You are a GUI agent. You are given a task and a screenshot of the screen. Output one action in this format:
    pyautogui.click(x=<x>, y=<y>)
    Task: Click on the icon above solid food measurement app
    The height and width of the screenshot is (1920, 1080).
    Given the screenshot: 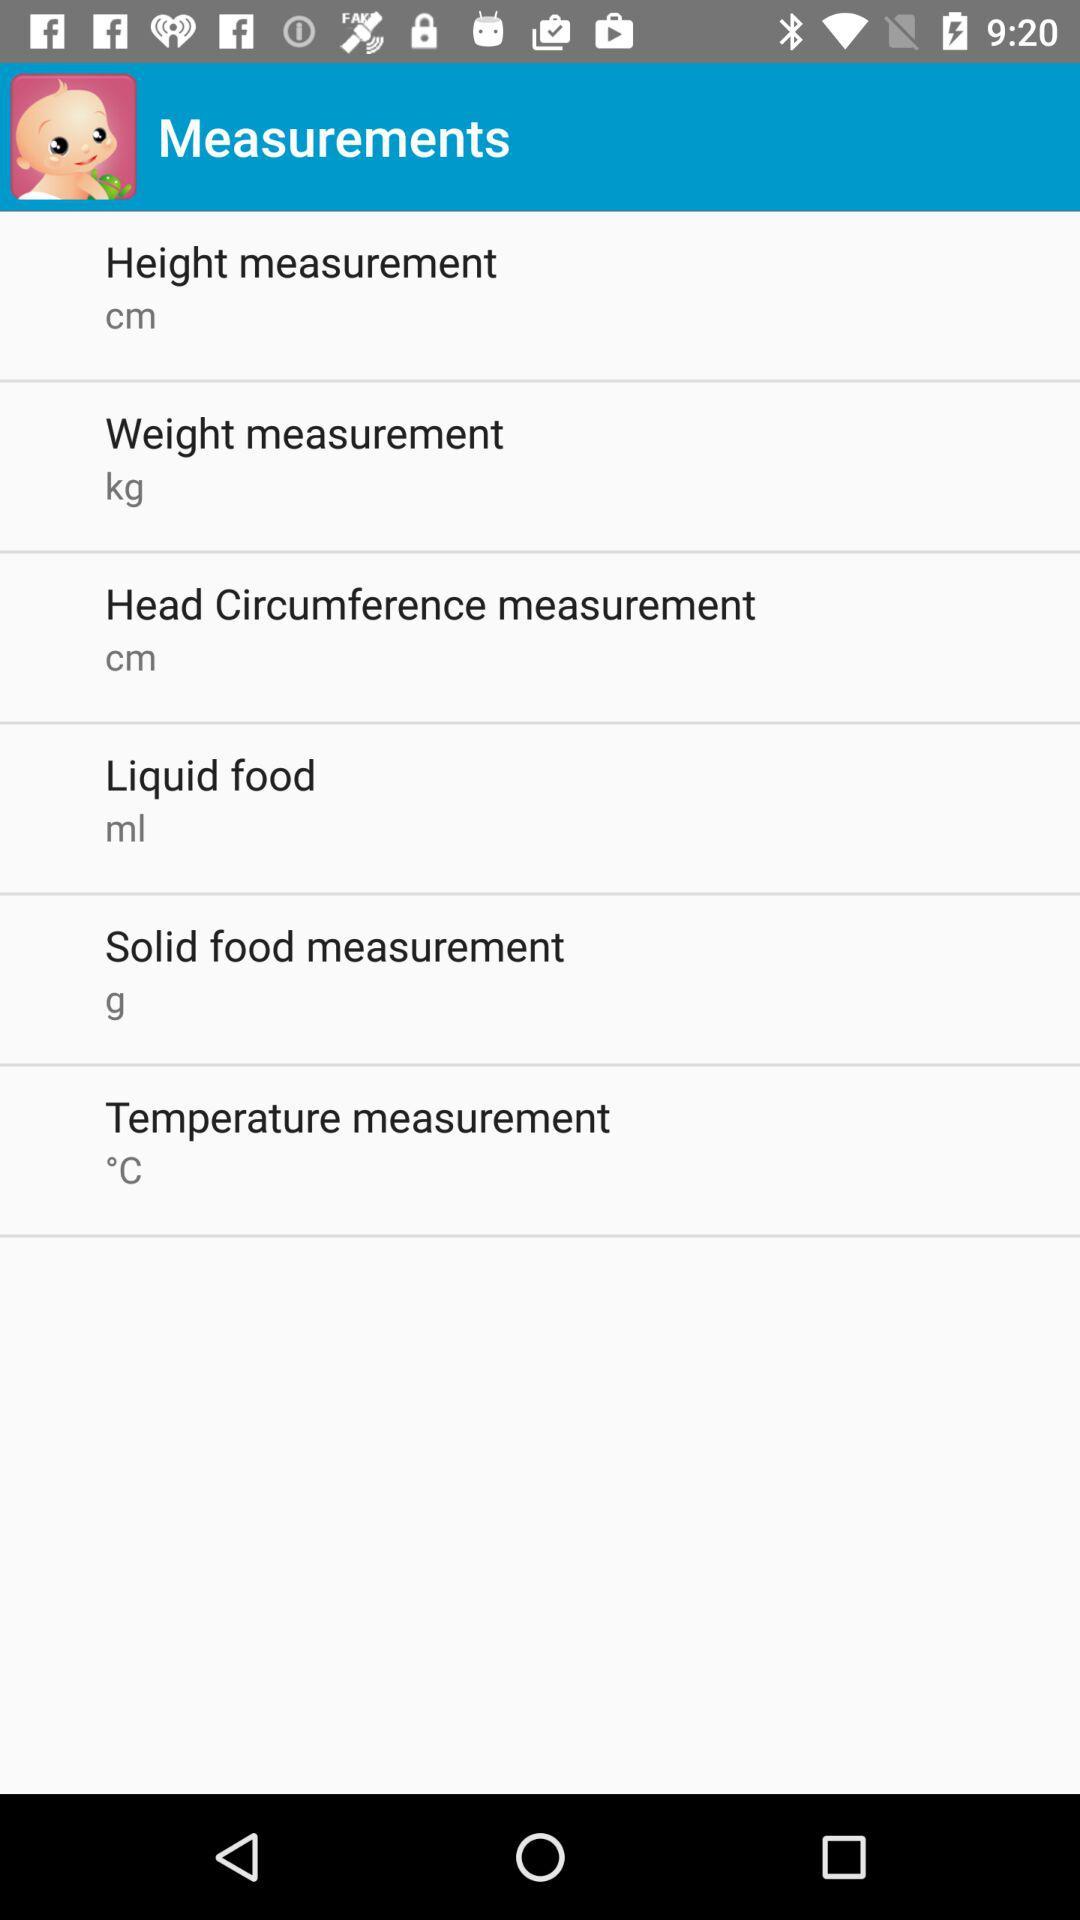 What is the action you would take?
    pyautogui.click(x=591, y=827)
    